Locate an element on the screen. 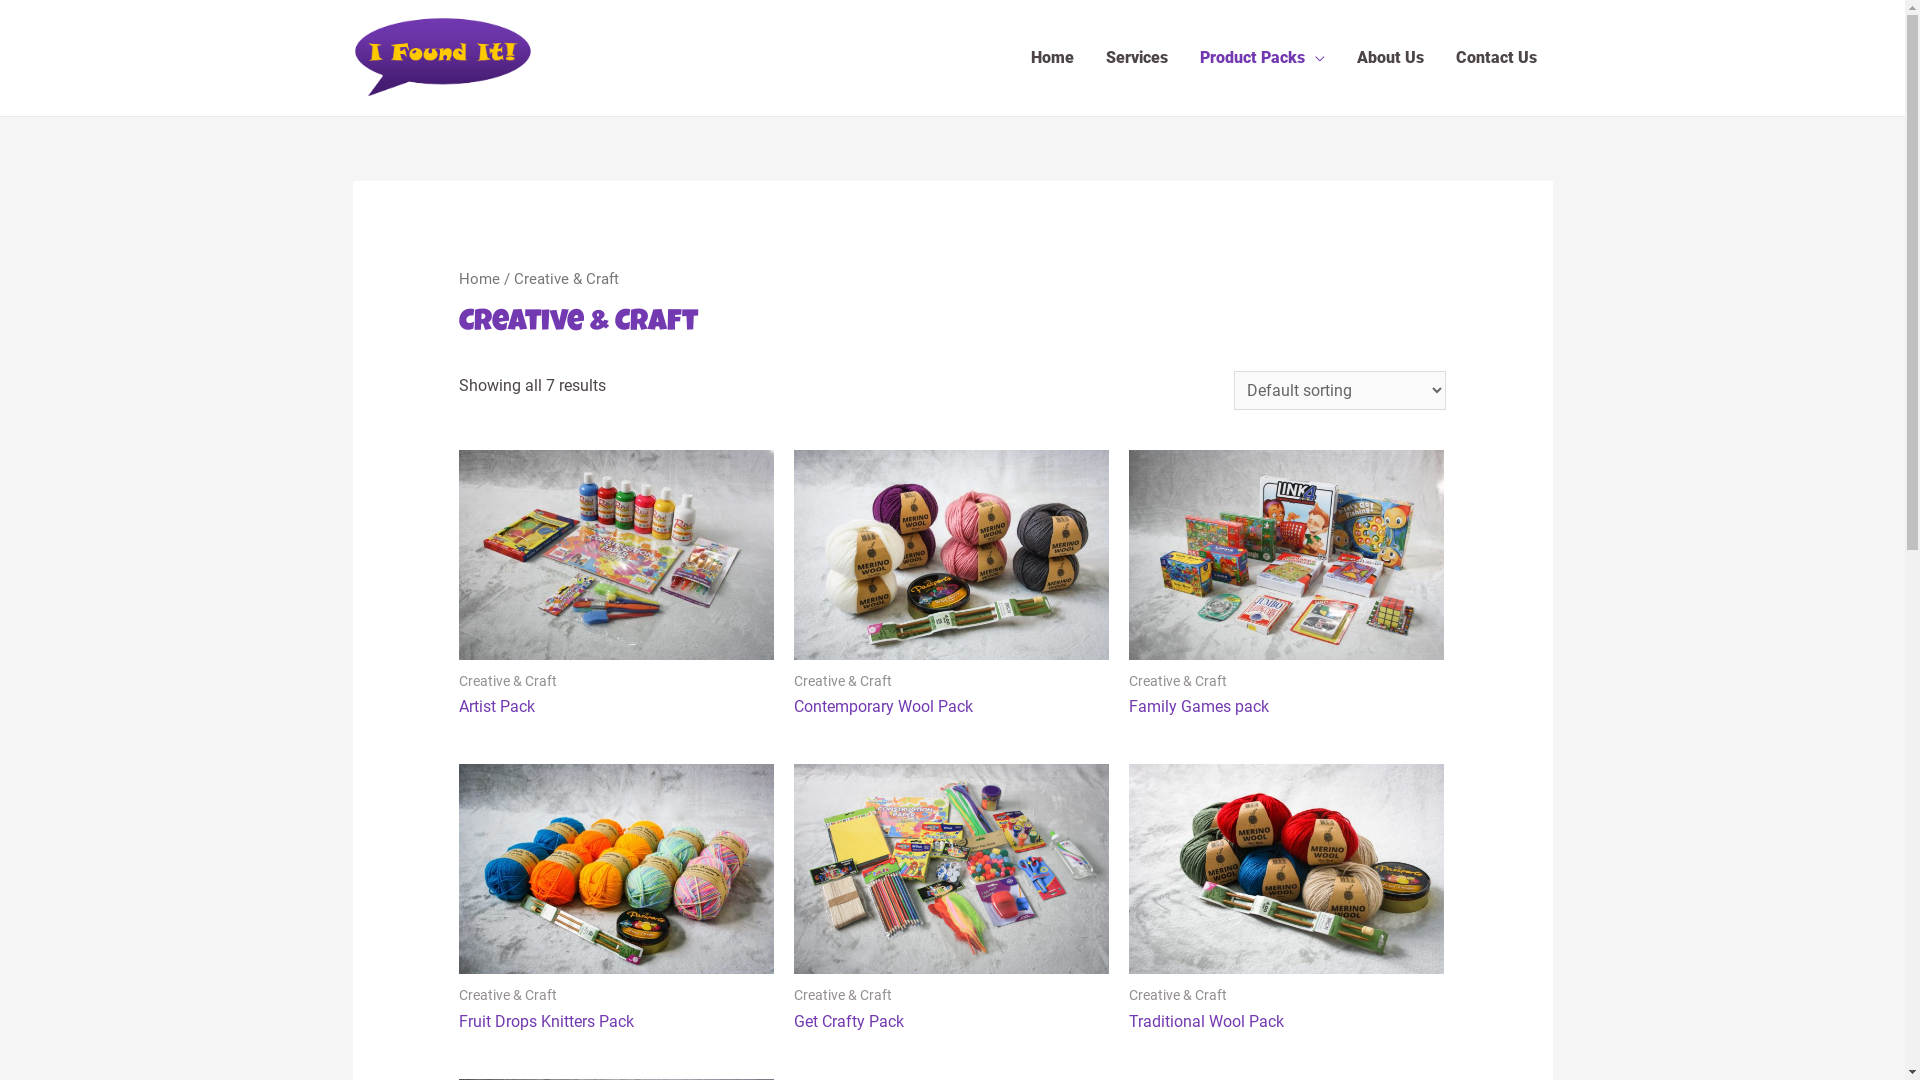 The width and height of the screenshot is (1920, 1080). 'Contact Us' is located at coordinates (1496, 56).